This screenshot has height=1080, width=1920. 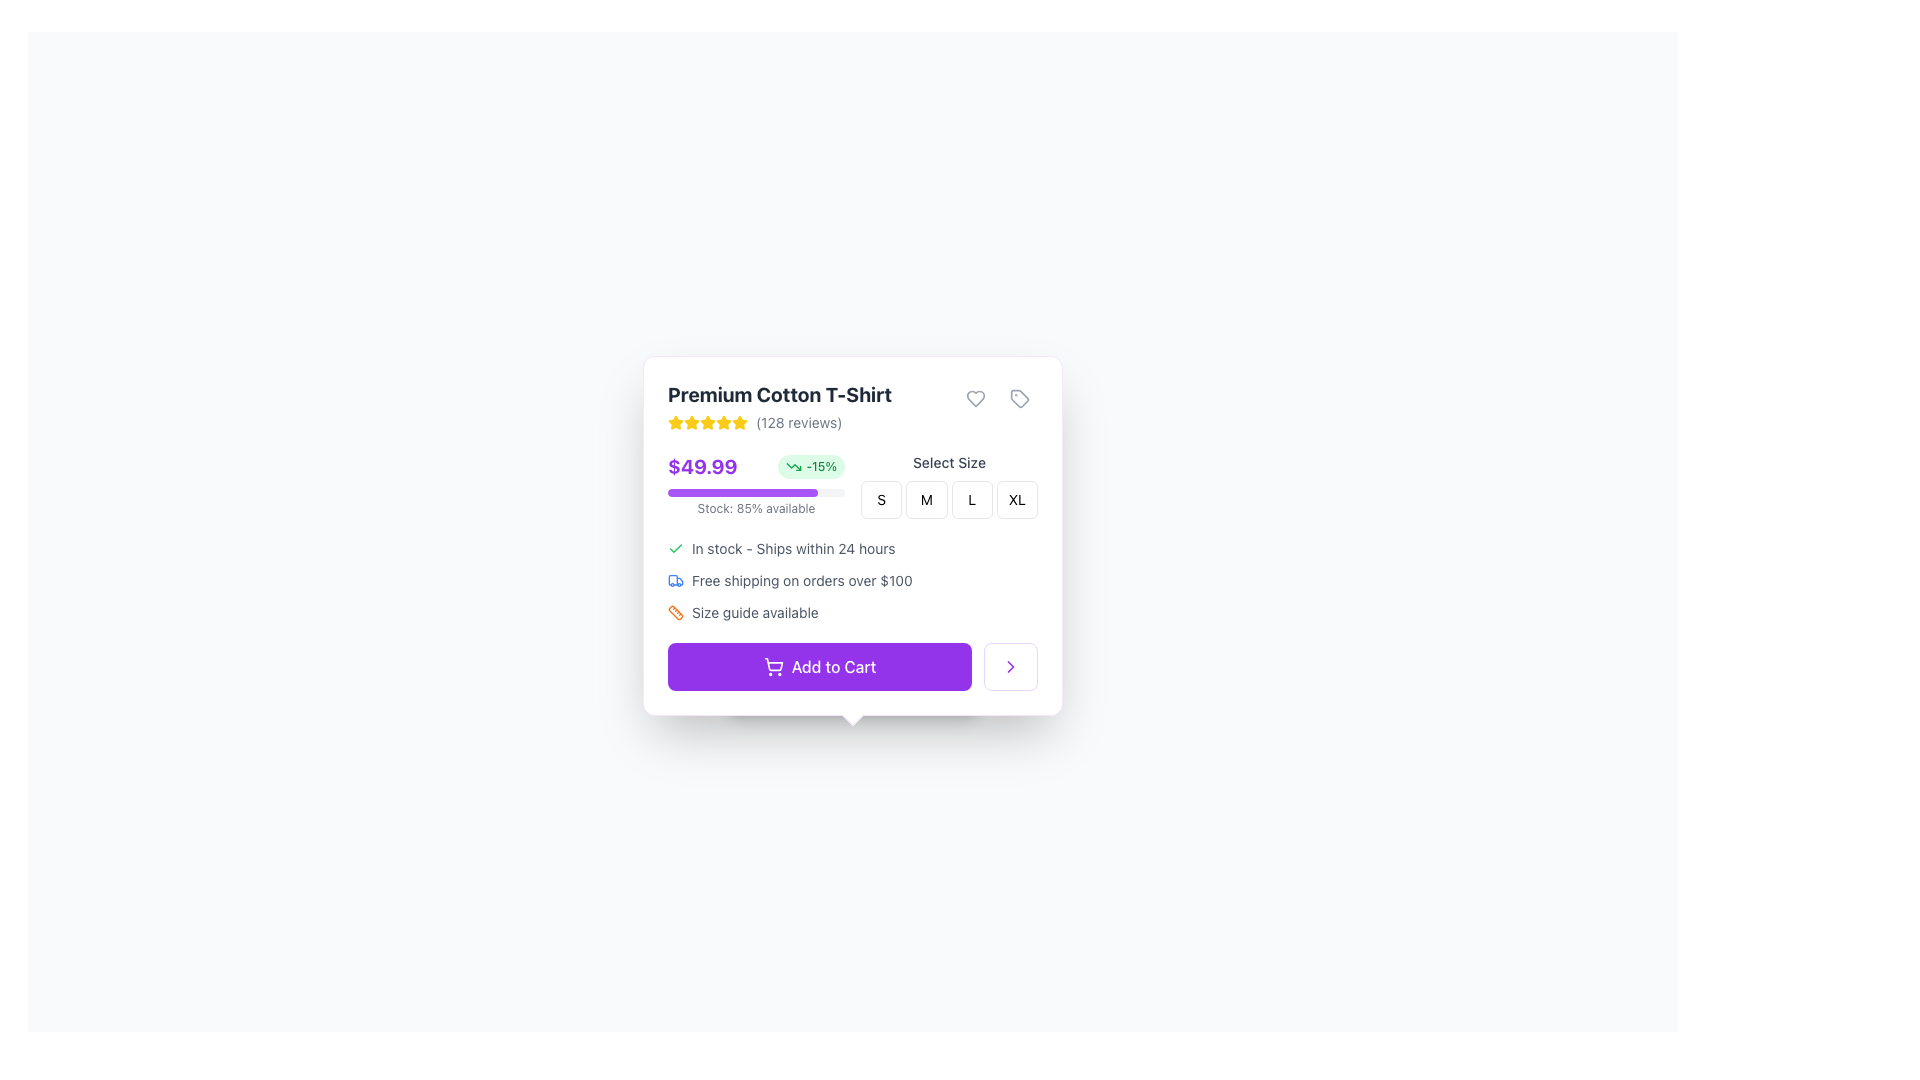 What do you see at coordinates (738, 421) in the screenshot?
I see `the leftmost star-shaped icon filled with yellow color in the rating section under 'Premium Cotton T-Shirt'` at bounding box center [738, 421].